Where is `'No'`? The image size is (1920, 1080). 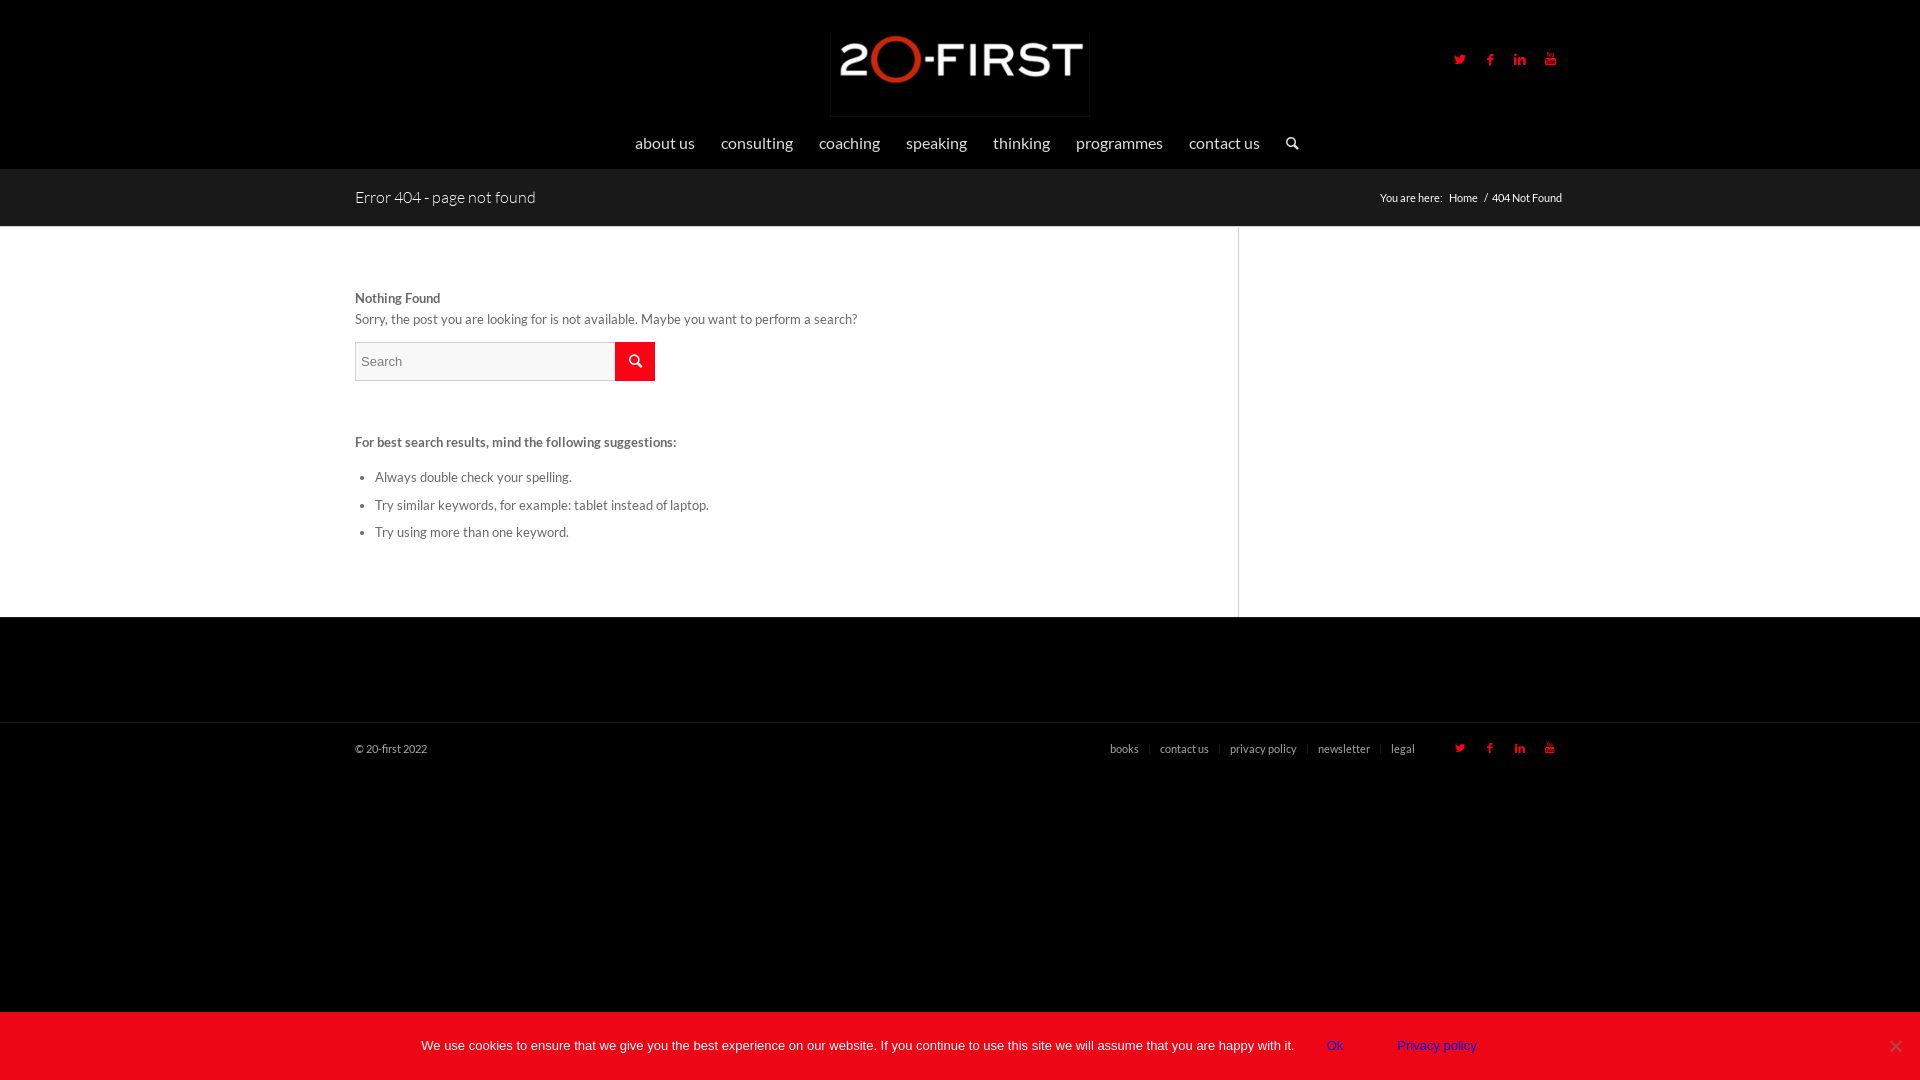
'No' is located at coordinates (1884, 1044).